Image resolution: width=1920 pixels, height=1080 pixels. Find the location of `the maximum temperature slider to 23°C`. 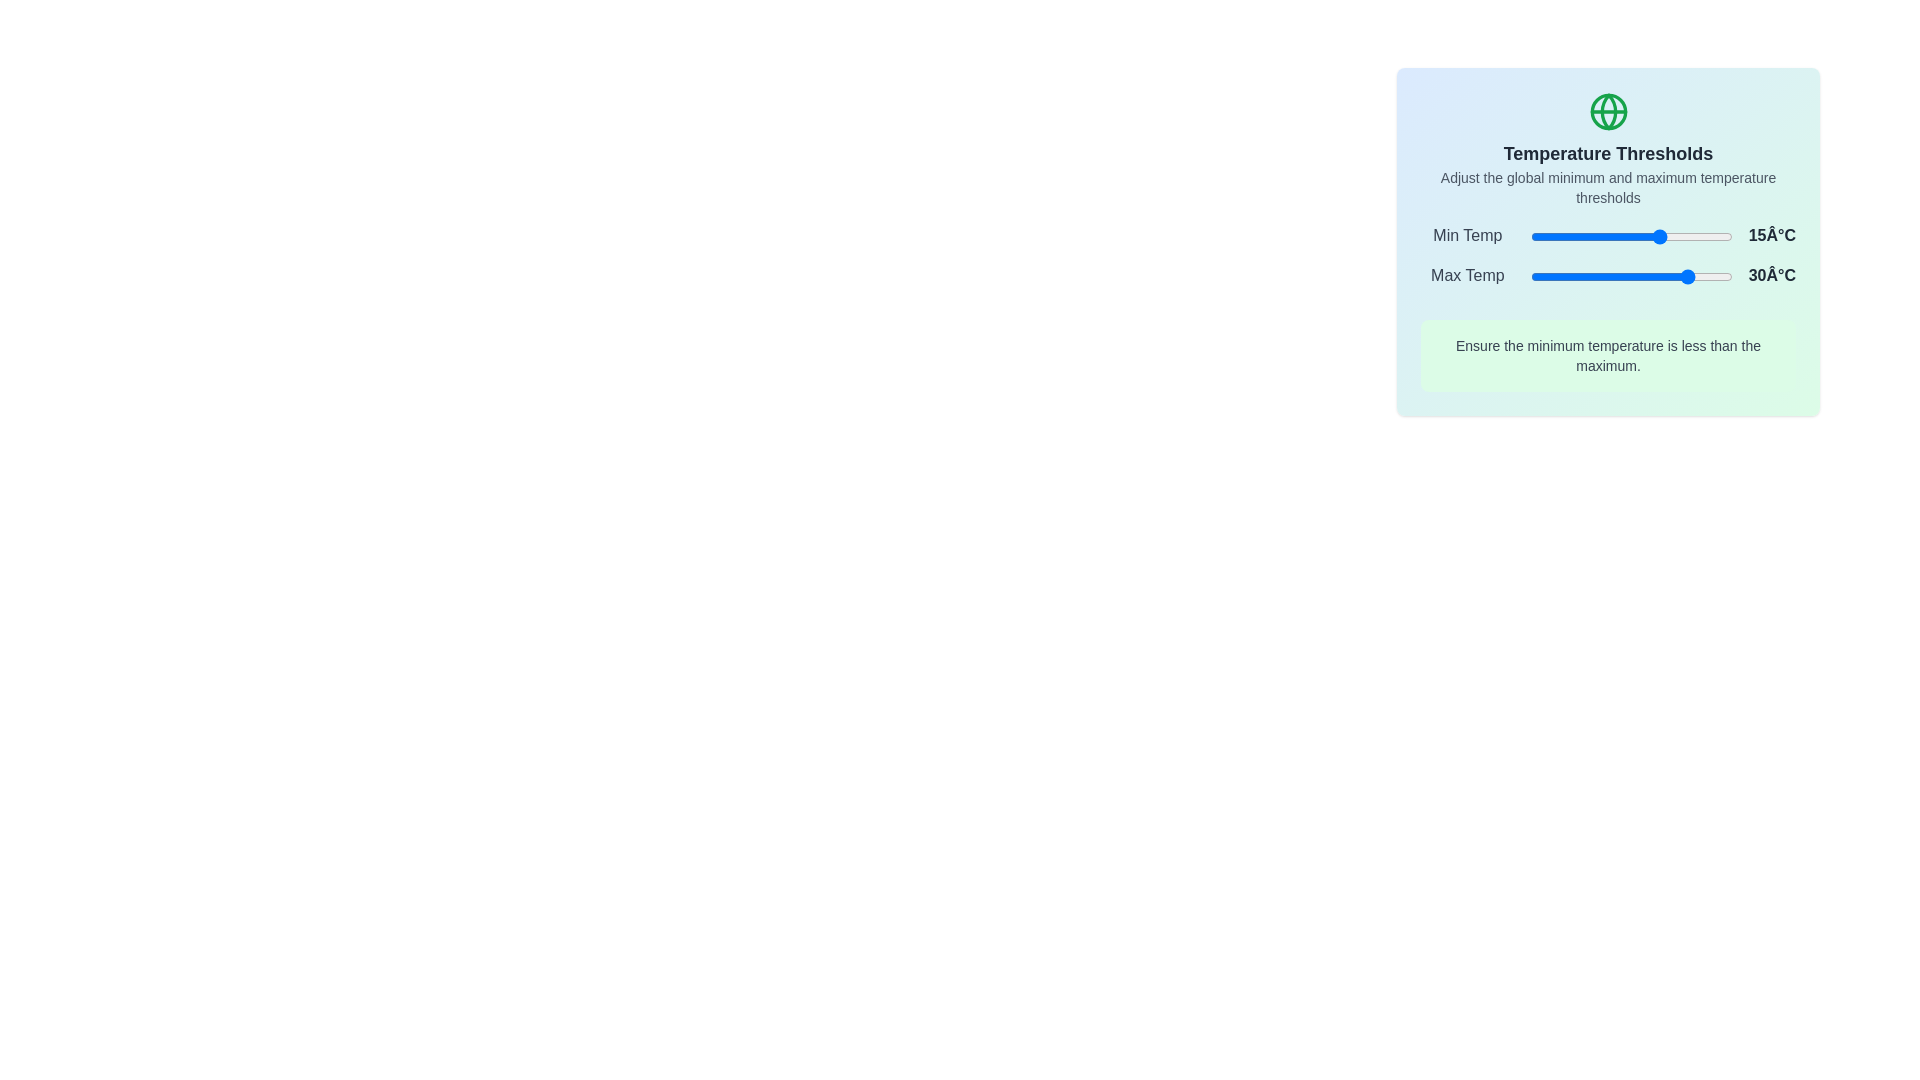

the maximum temperature slider to 23°C is located at coordinates (1678, 277).